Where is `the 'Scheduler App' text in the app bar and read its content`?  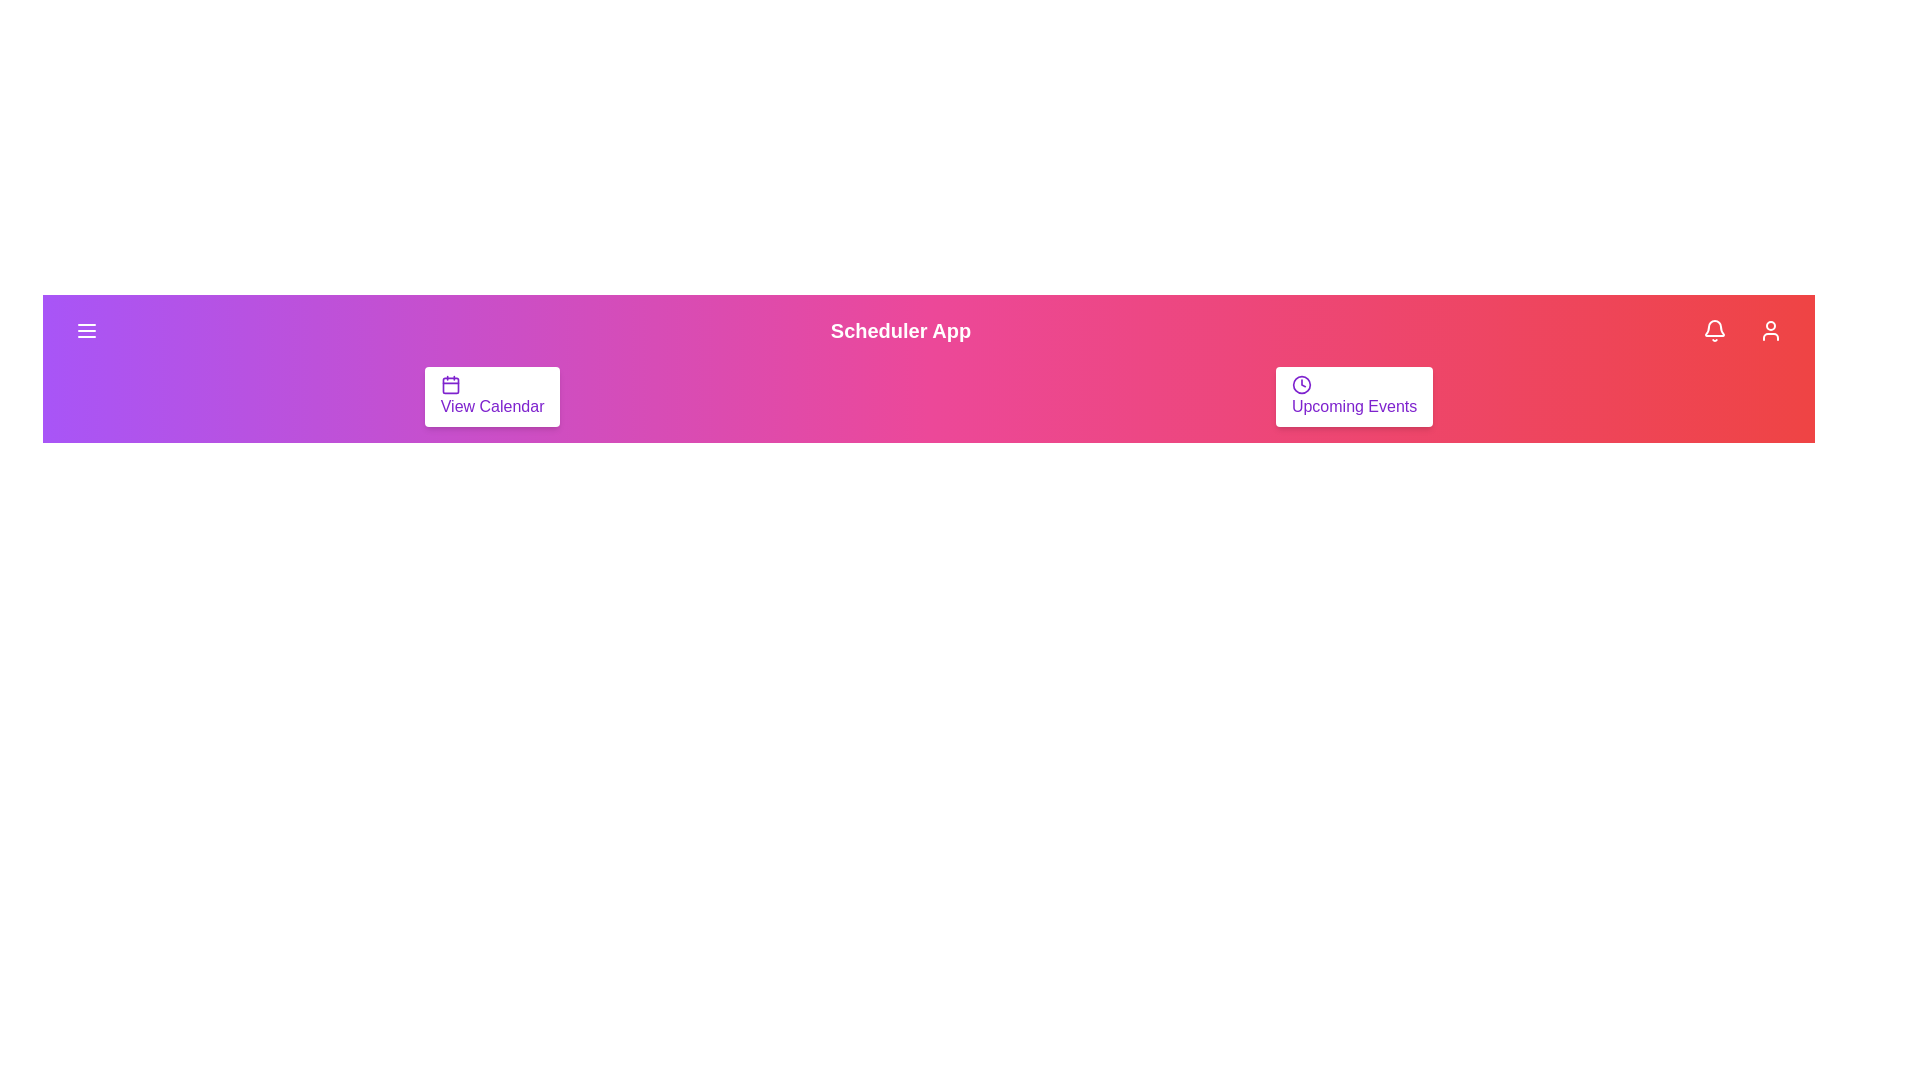
the 'Scheduler App' text in the app bar and read its content is located at coordinates (900, 330).